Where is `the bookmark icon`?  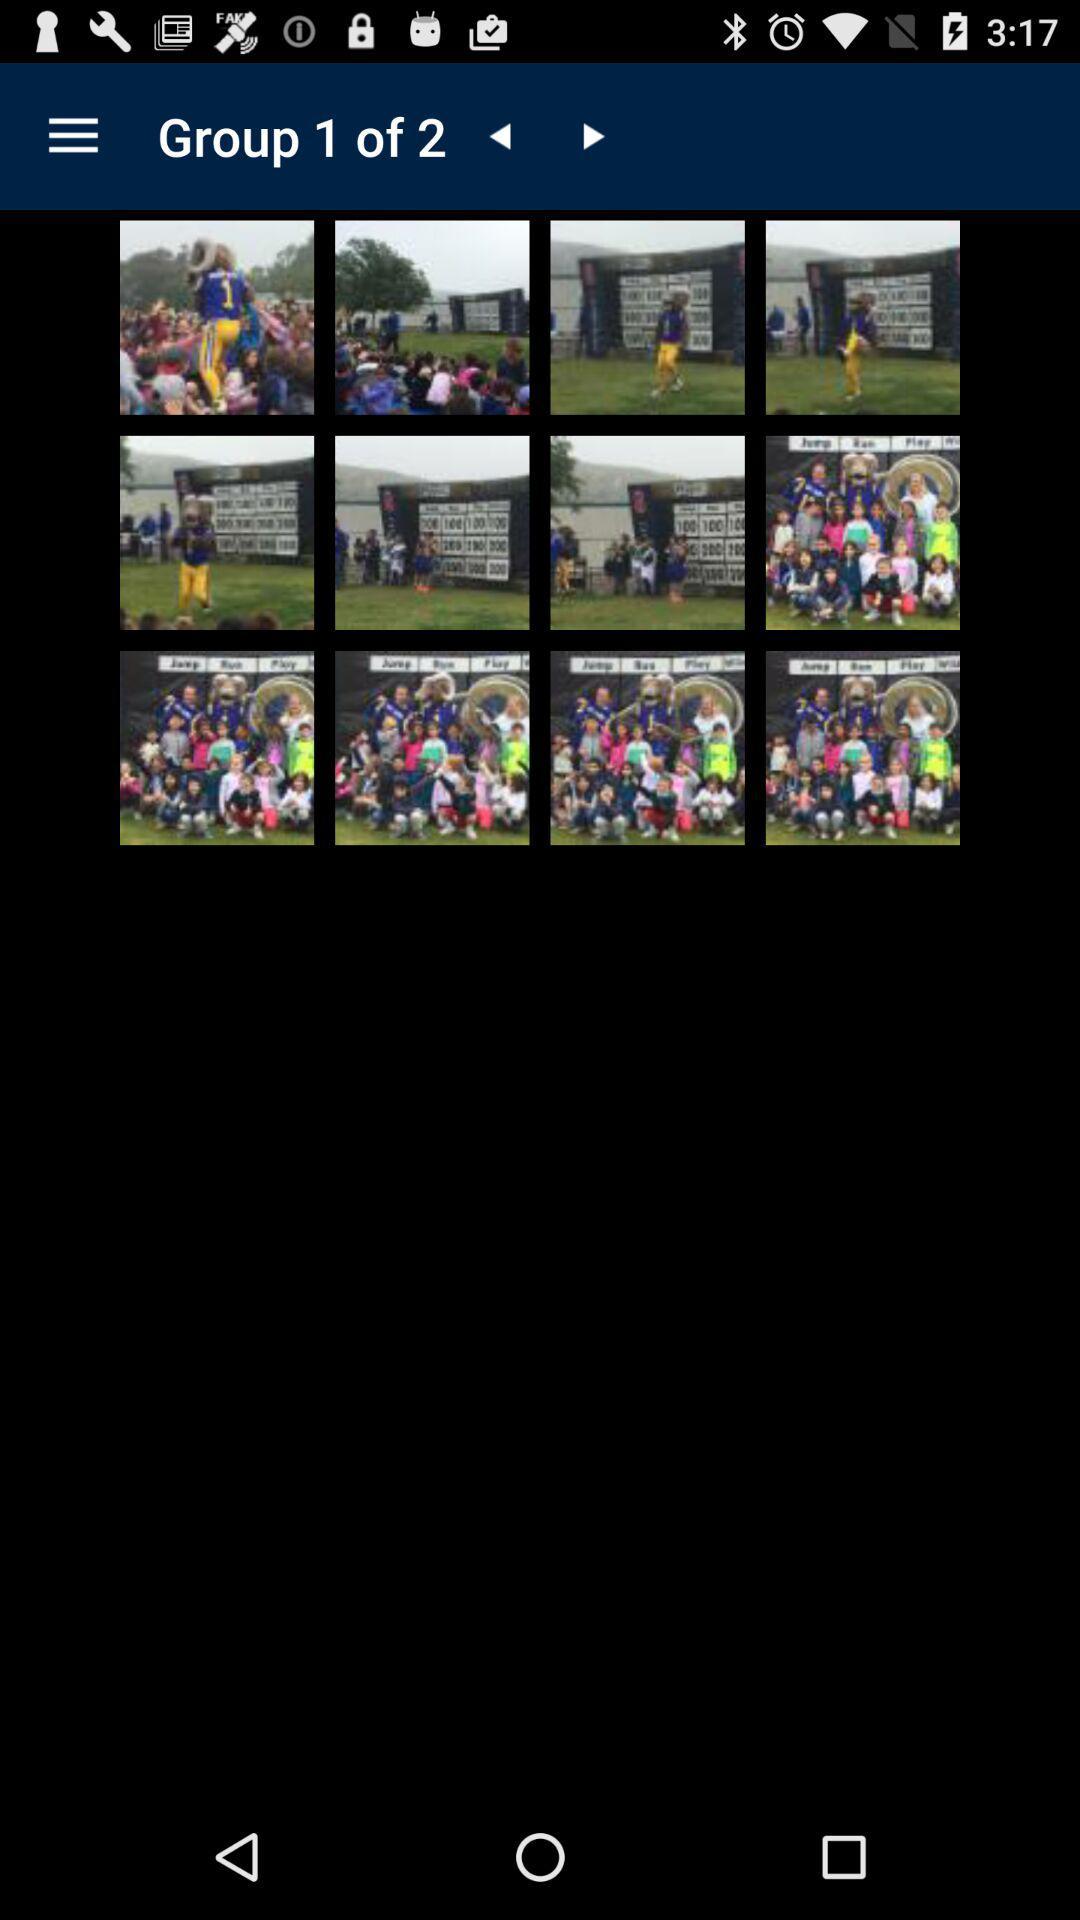
the bookmark icon is located at coordinates (647, 569).